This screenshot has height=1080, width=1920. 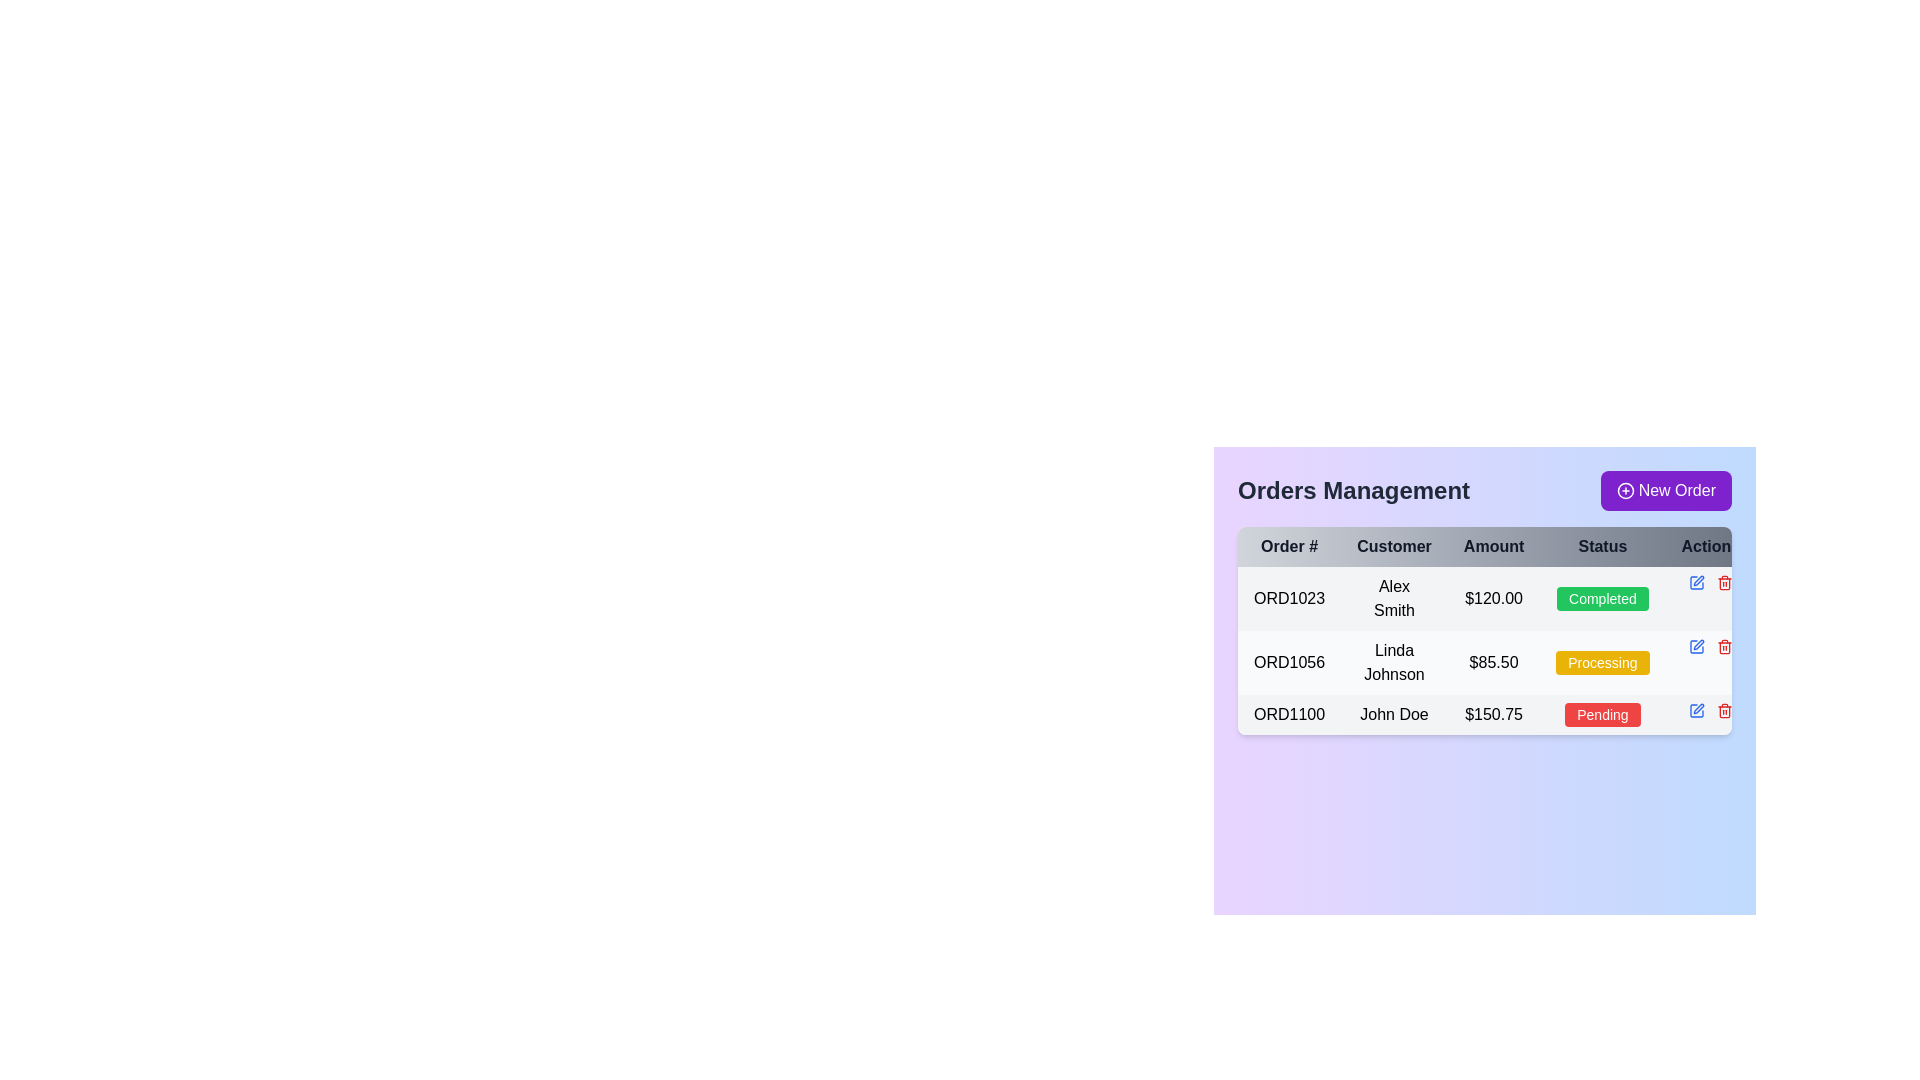 I want to click on the red trashcan icon button that symbolizes deletion, located within the action icons of the order management table next to order 'ORD1056', so click(x=1723, y=647).